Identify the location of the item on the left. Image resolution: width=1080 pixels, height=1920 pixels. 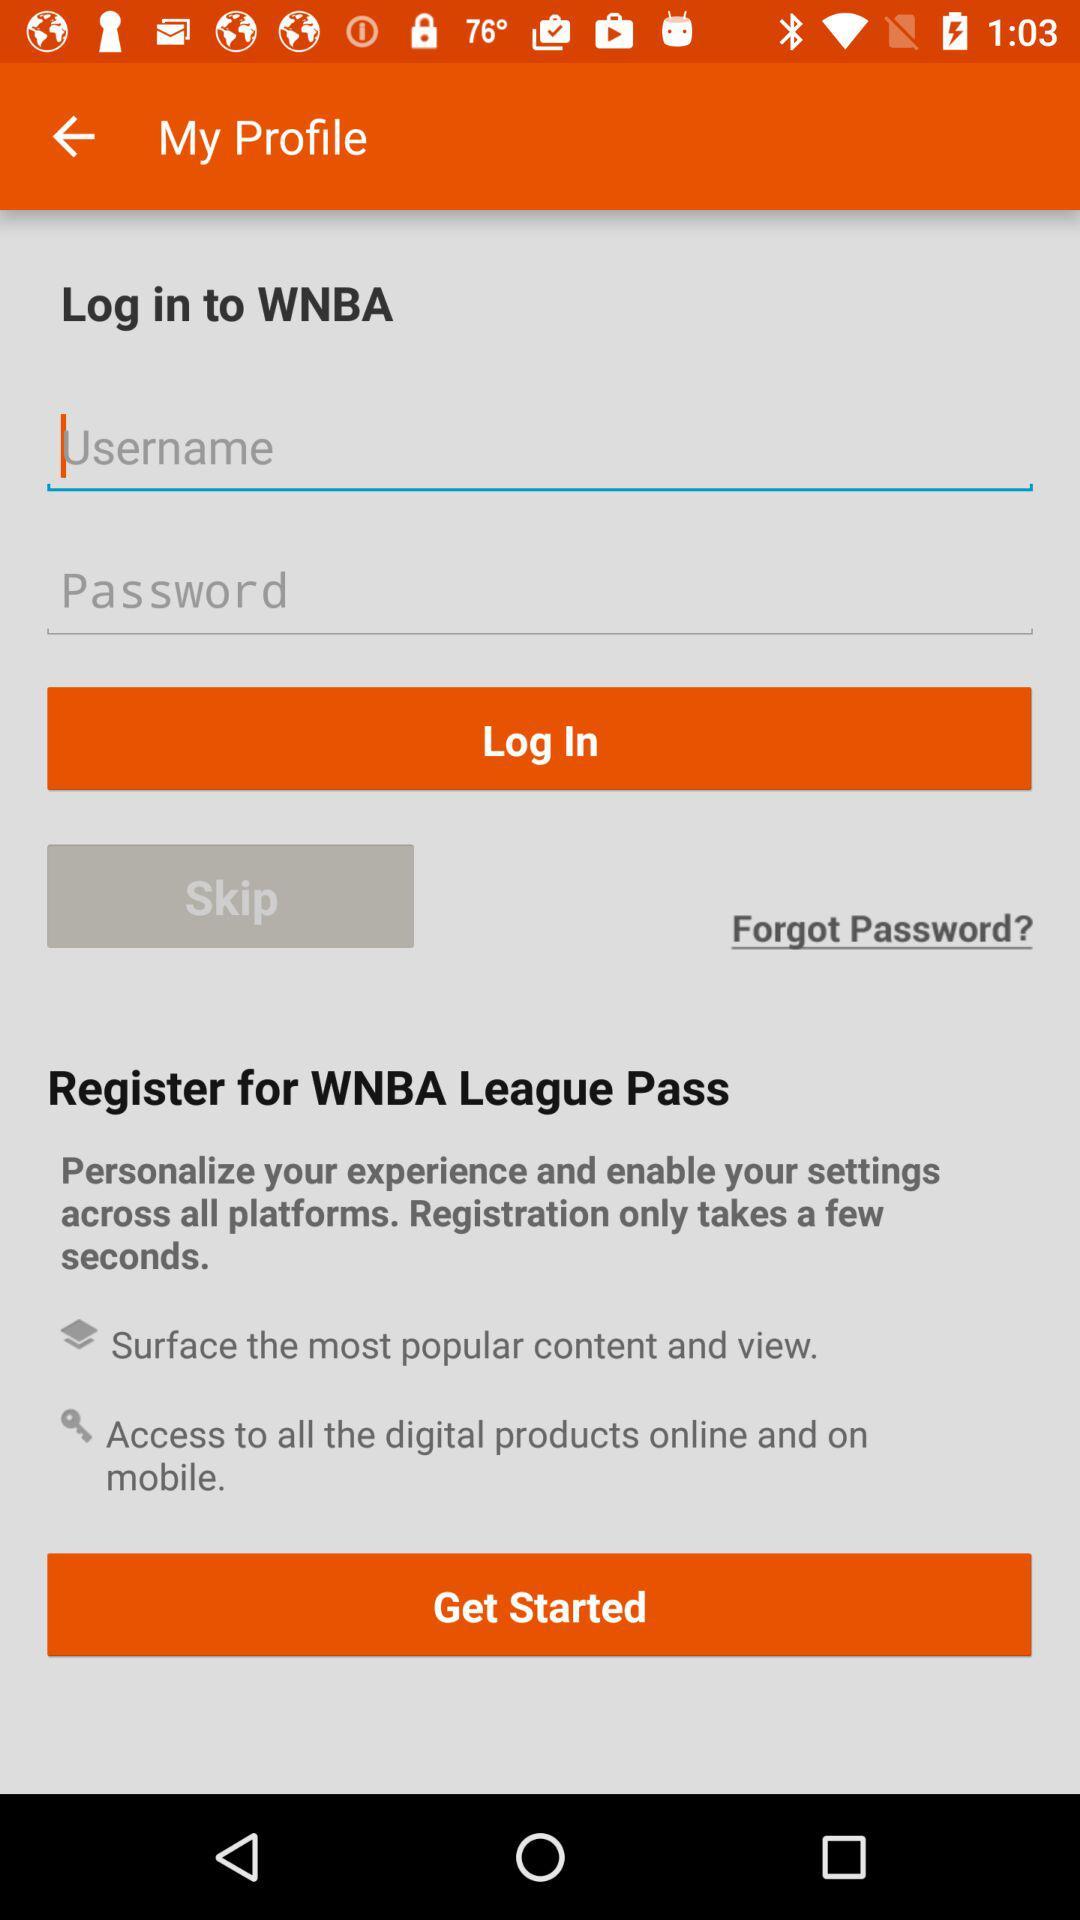
(230, 896).